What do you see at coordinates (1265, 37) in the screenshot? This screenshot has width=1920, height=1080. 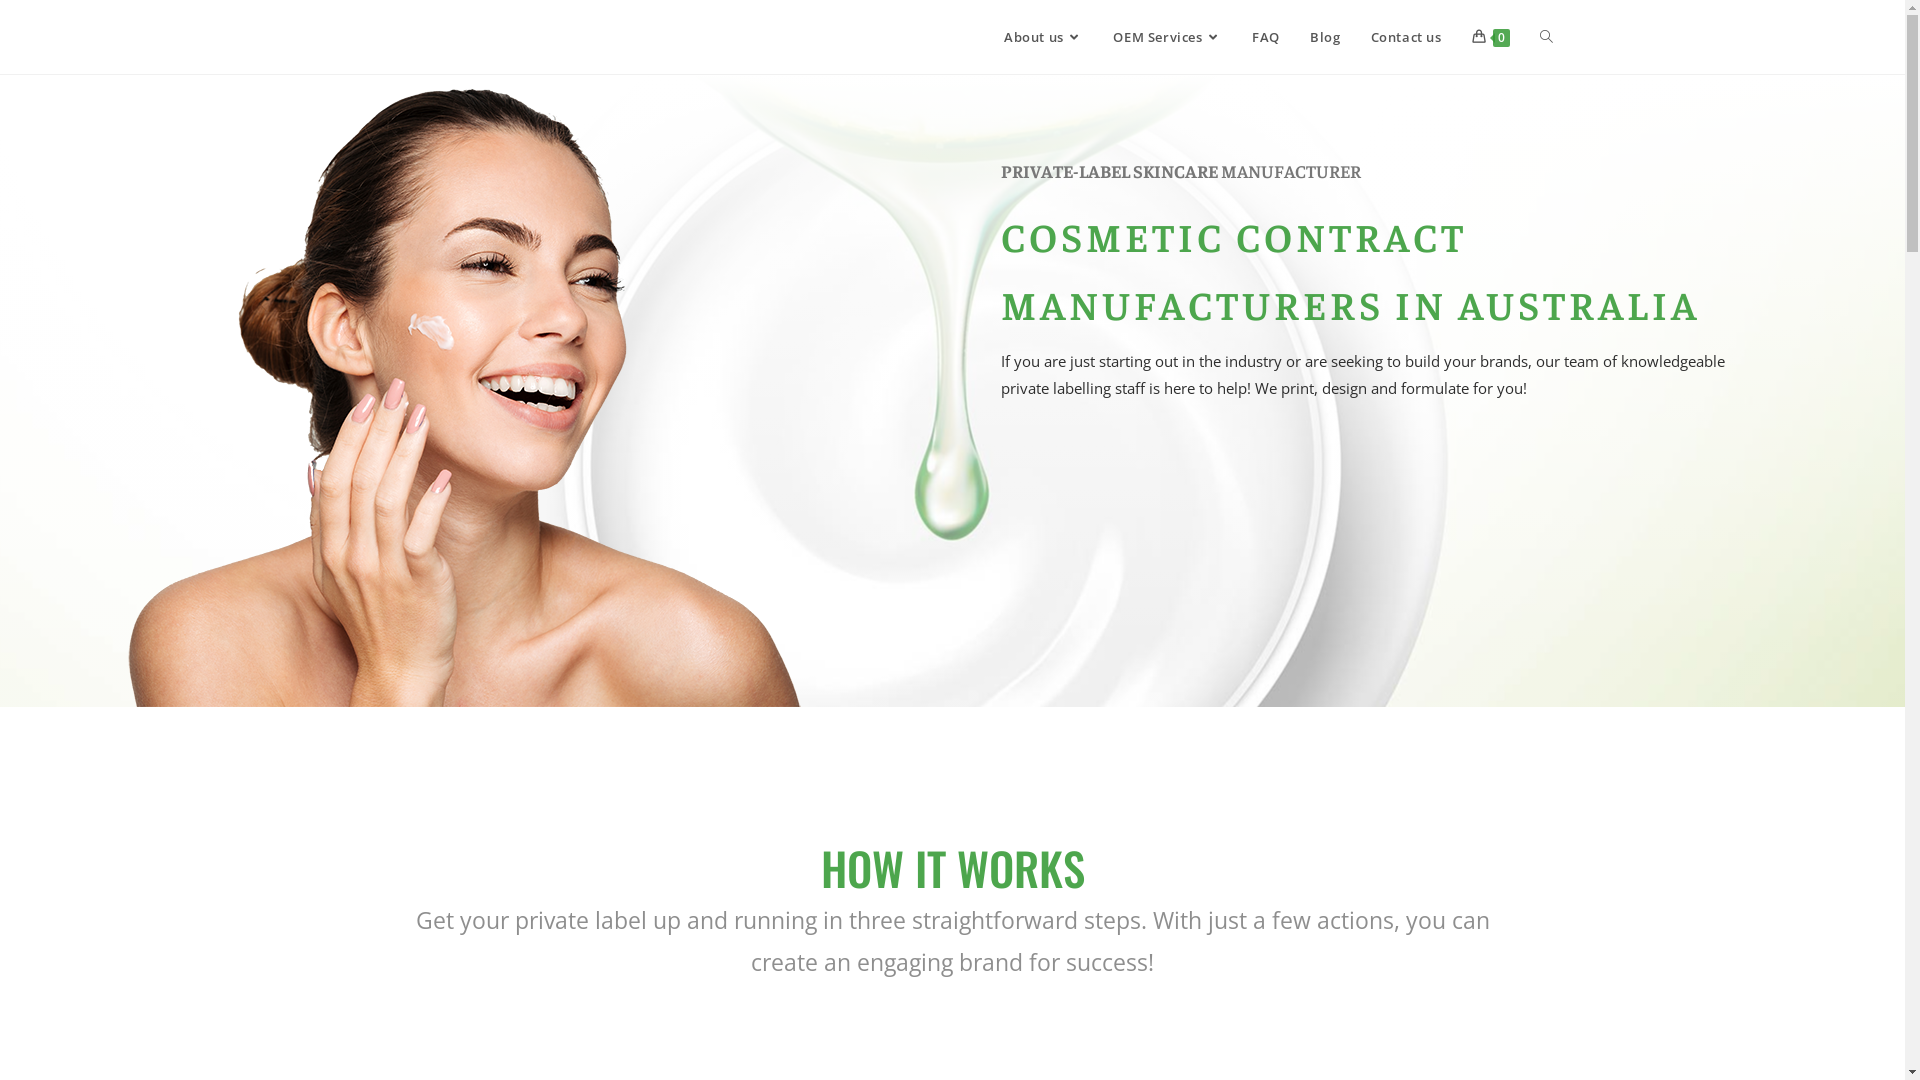 I see `'FAQ'` at bounding box center [1265, 37].